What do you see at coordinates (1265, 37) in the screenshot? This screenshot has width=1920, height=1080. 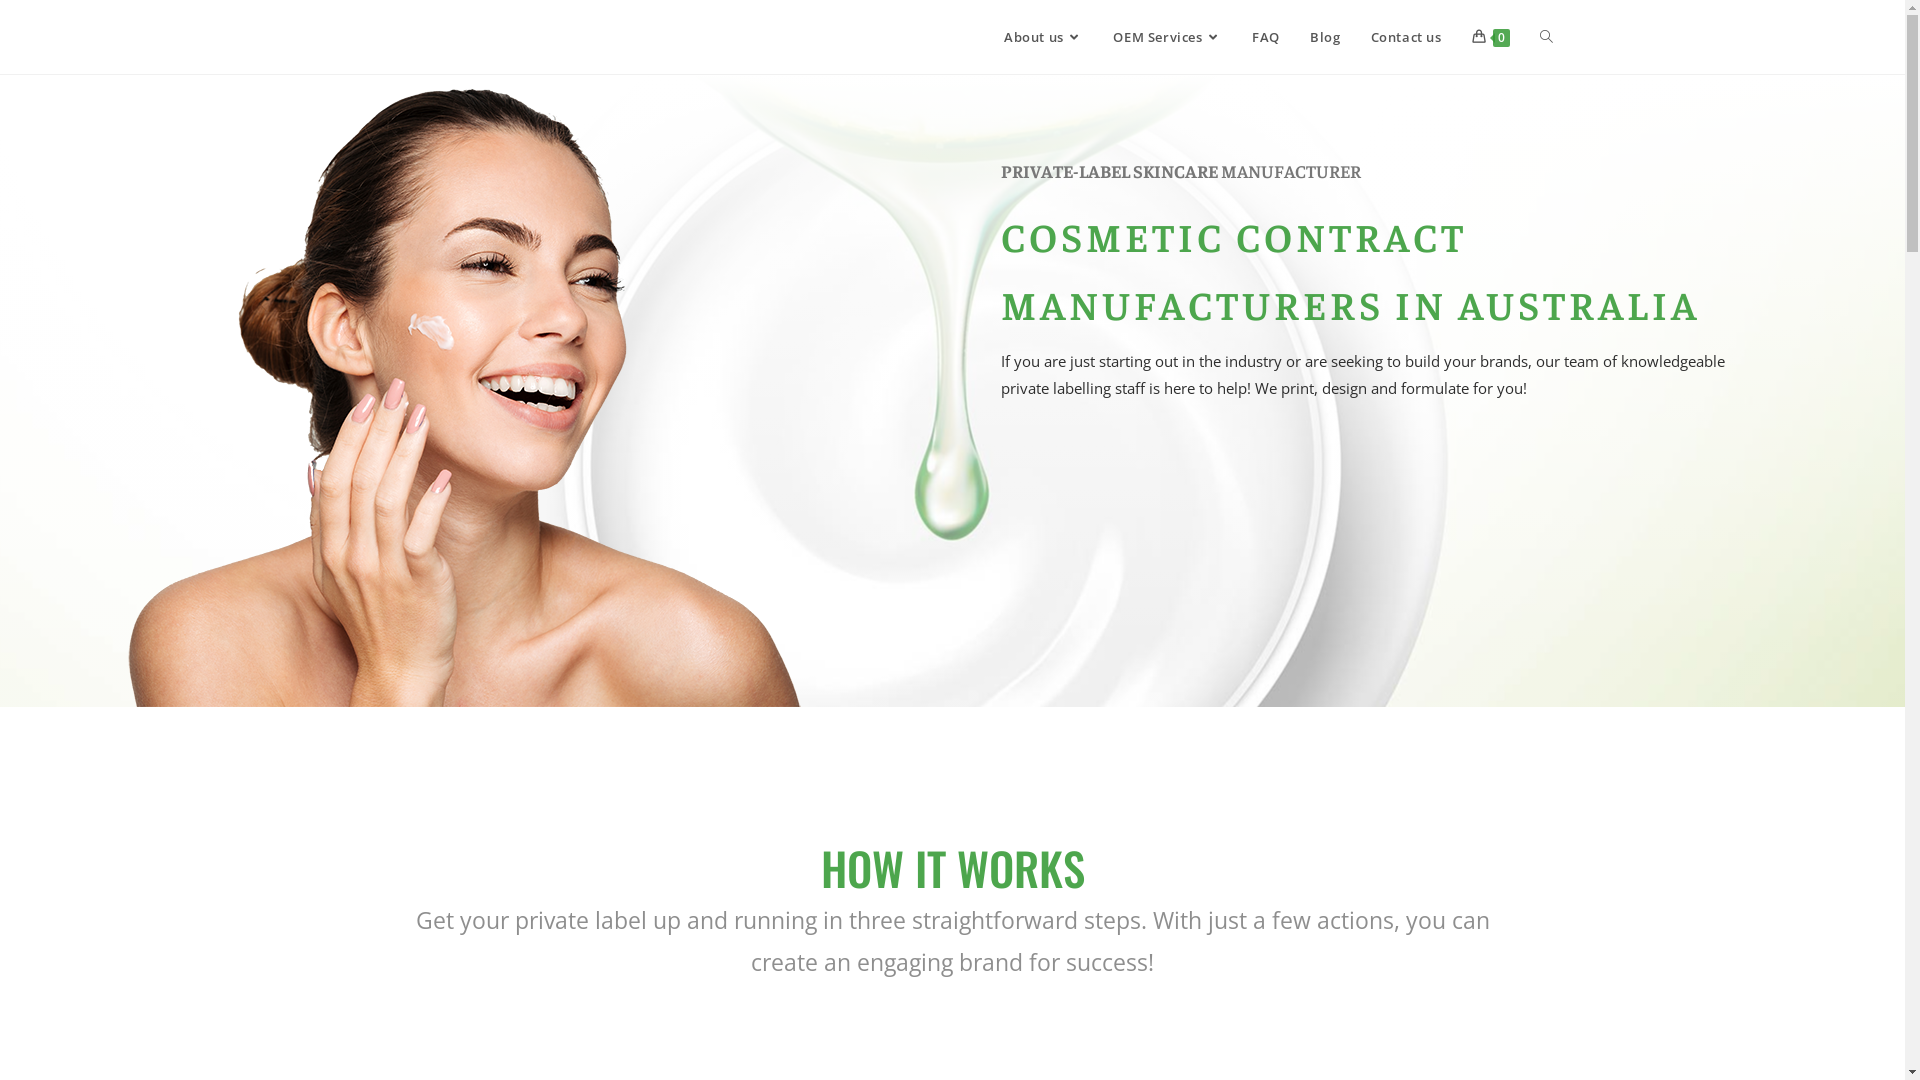 I see `'FAQ'` at bounding box center [1265, 37].